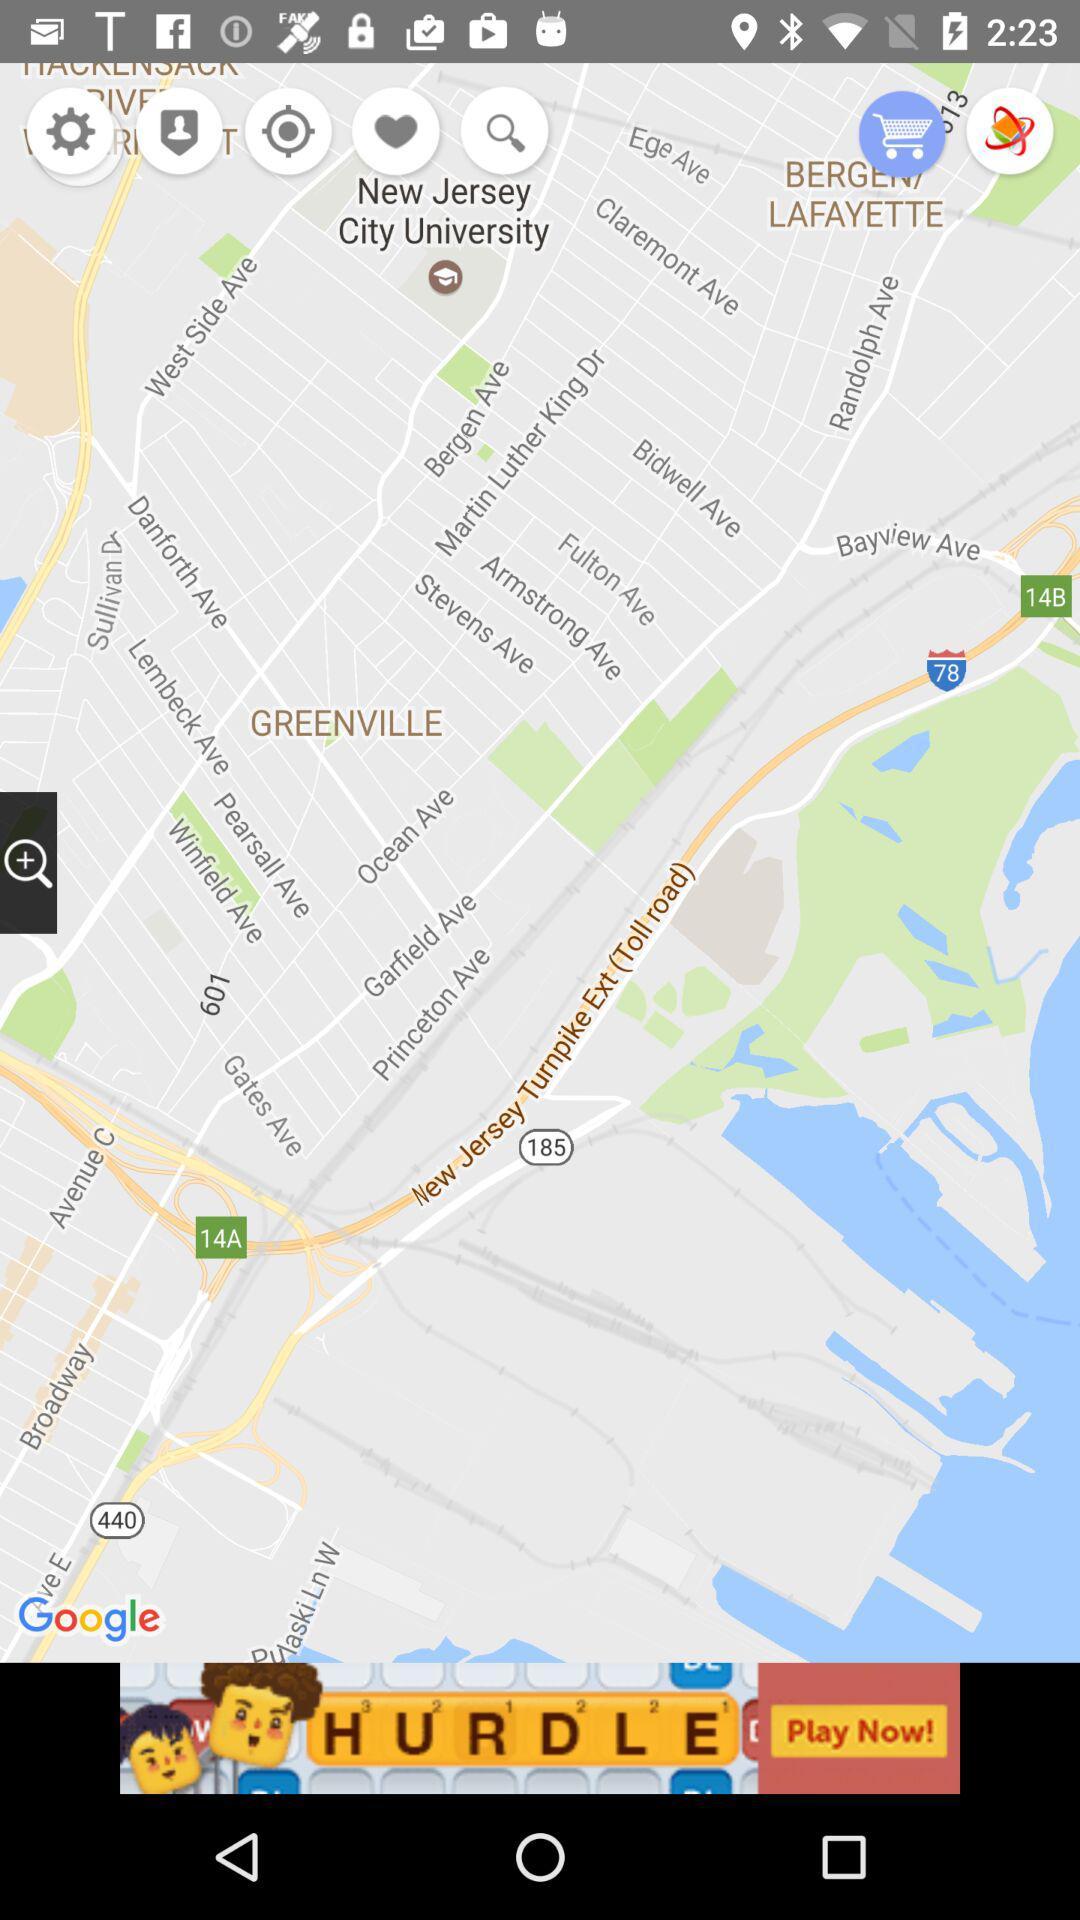 The width and height of the screenshot is (1080, 1920). Describe the element at coordinates (28, 862) in the screenshot. I see `click zoom in option` at that location.